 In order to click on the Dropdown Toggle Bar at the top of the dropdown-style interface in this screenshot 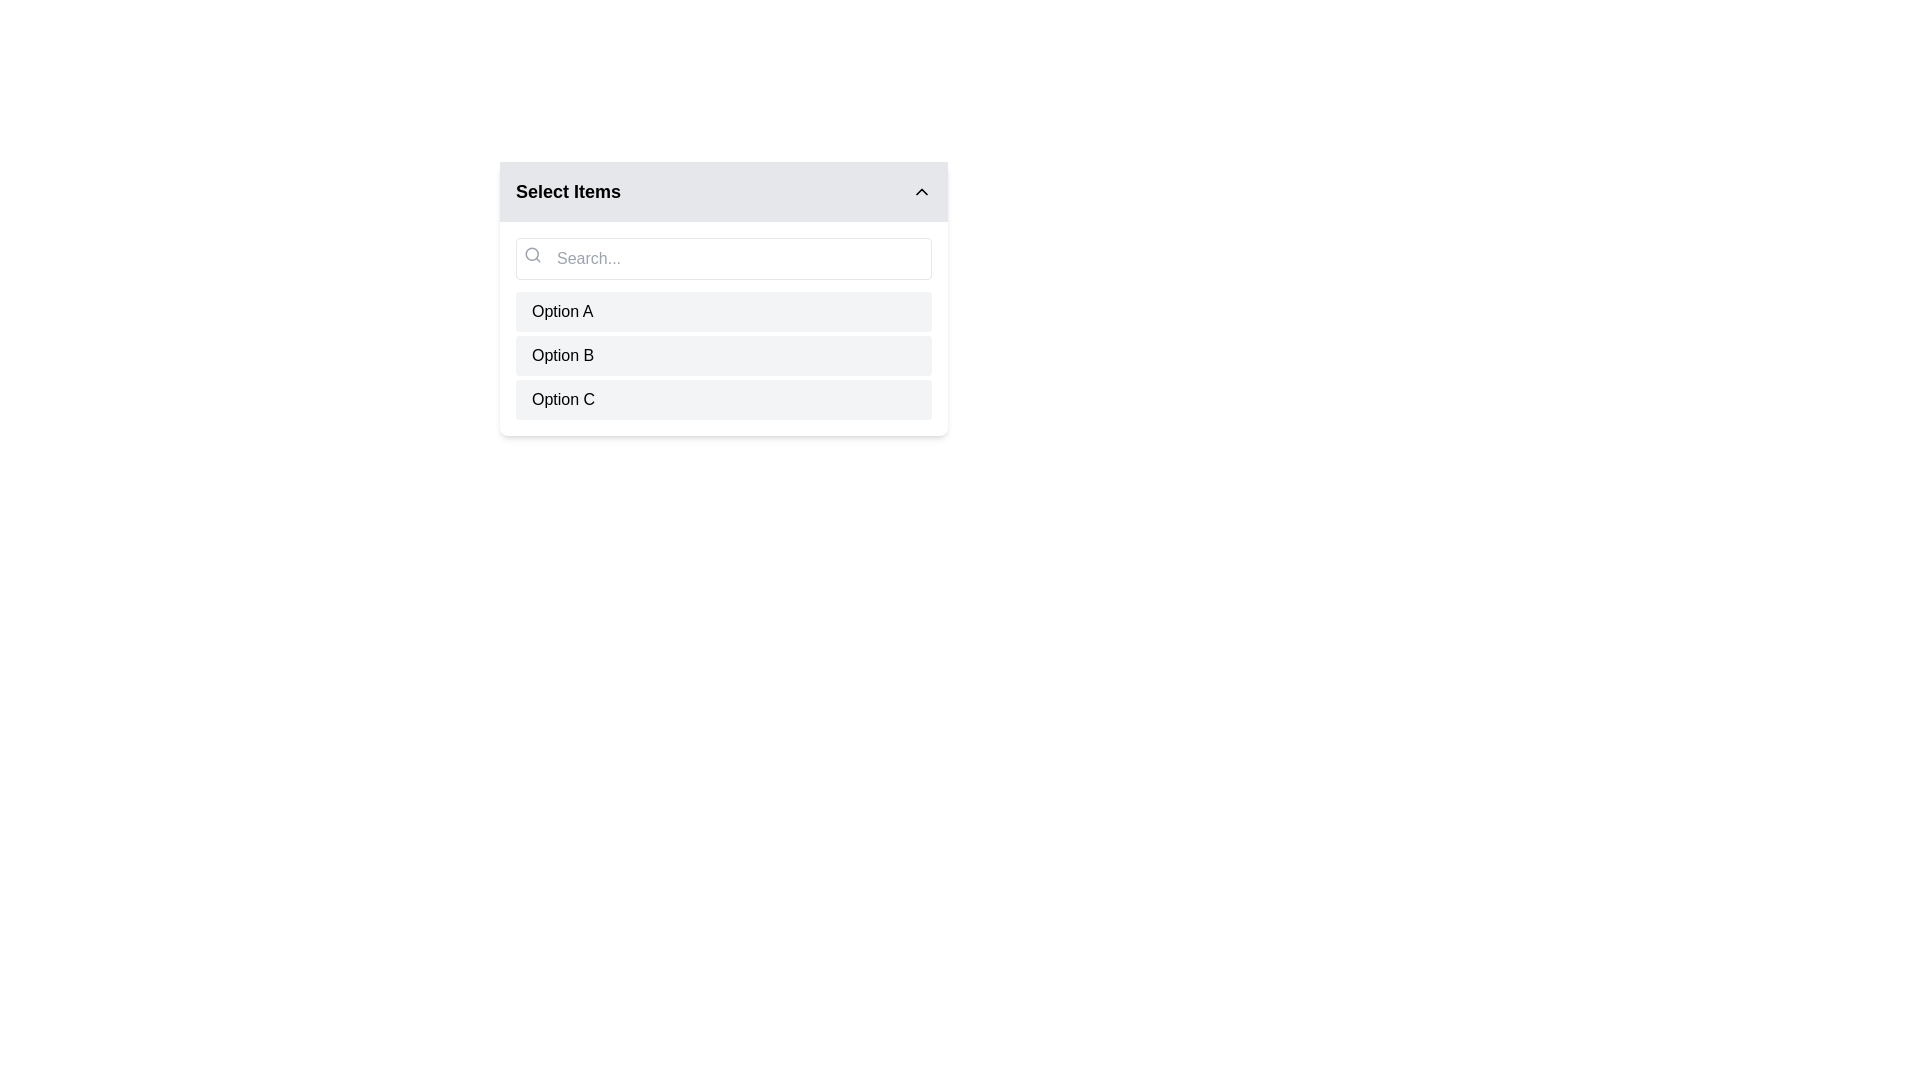, I will do `click(723, 192)`.